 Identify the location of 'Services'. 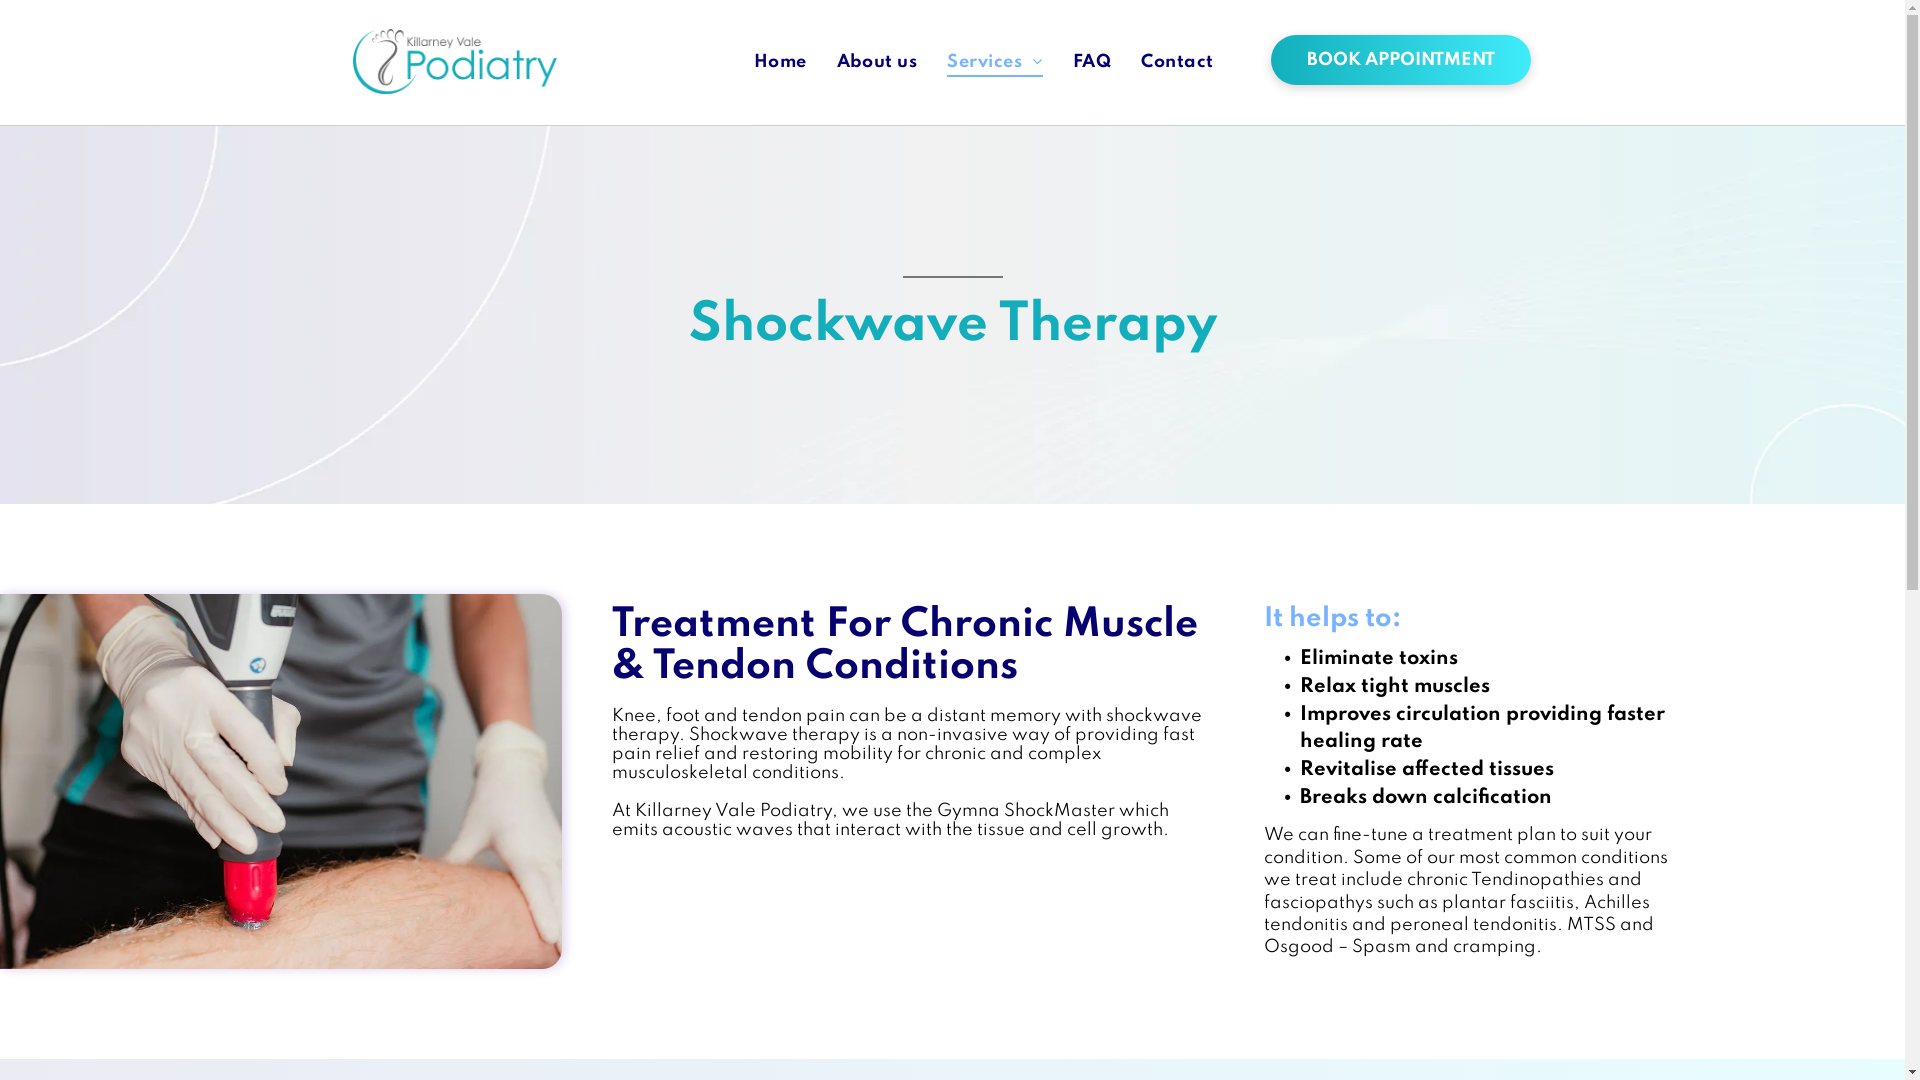
(994, 61).